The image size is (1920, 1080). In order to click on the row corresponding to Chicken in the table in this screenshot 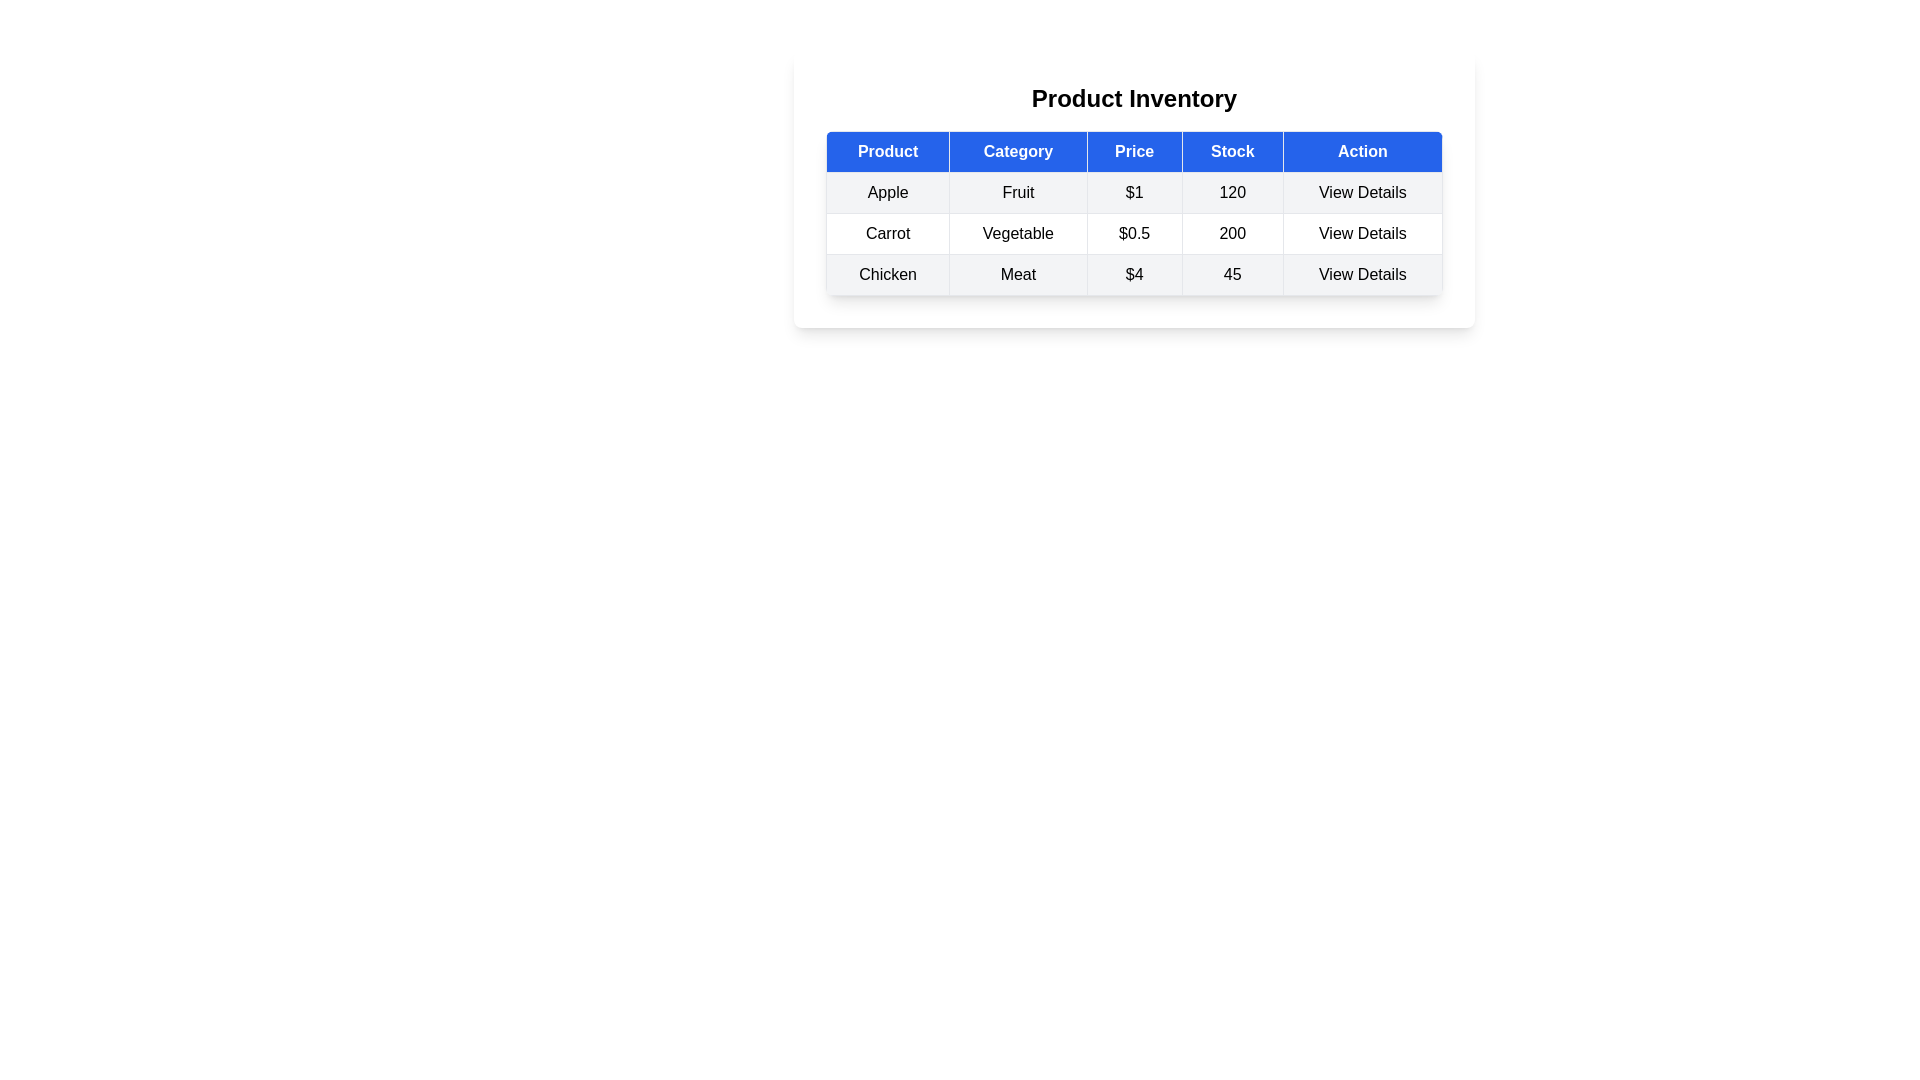, I will do `click(1134, 274)`.